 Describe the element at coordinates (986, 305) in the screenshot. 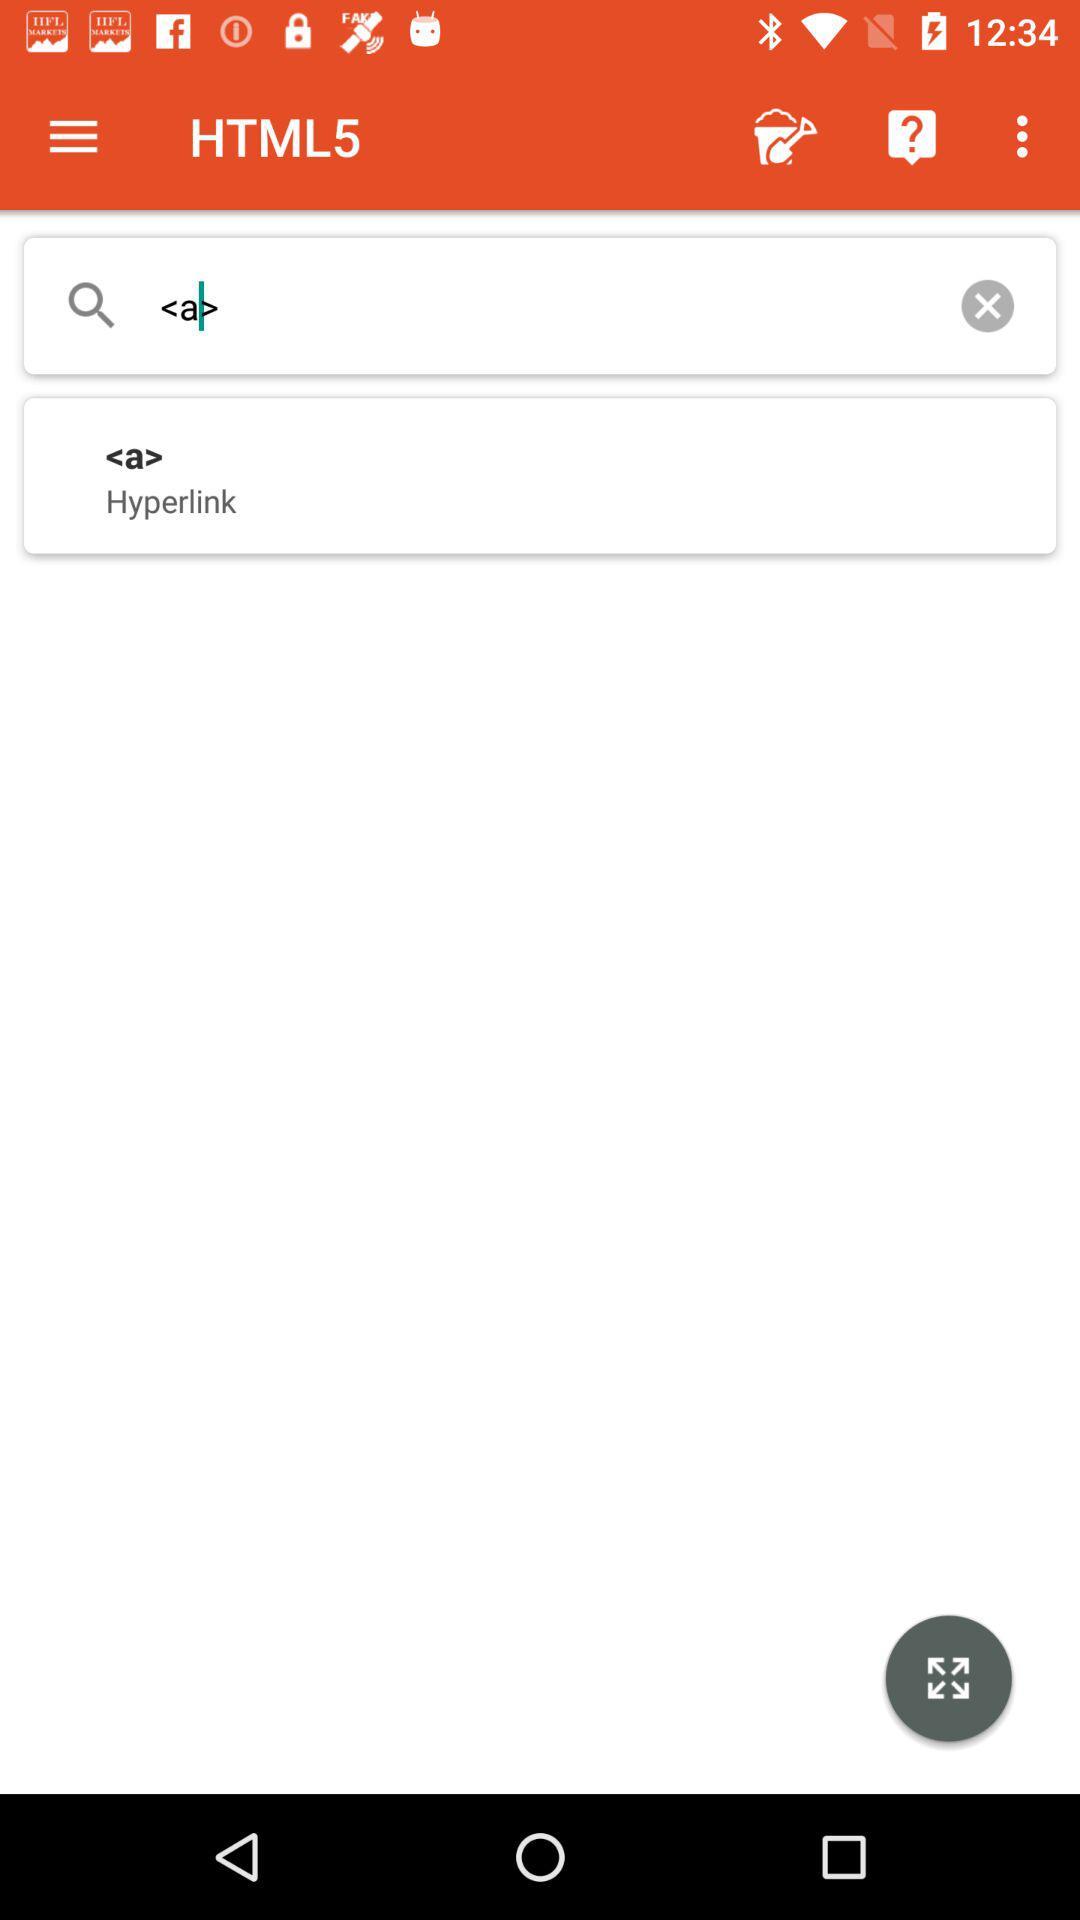

I see `item next to <a> icon` at that location.